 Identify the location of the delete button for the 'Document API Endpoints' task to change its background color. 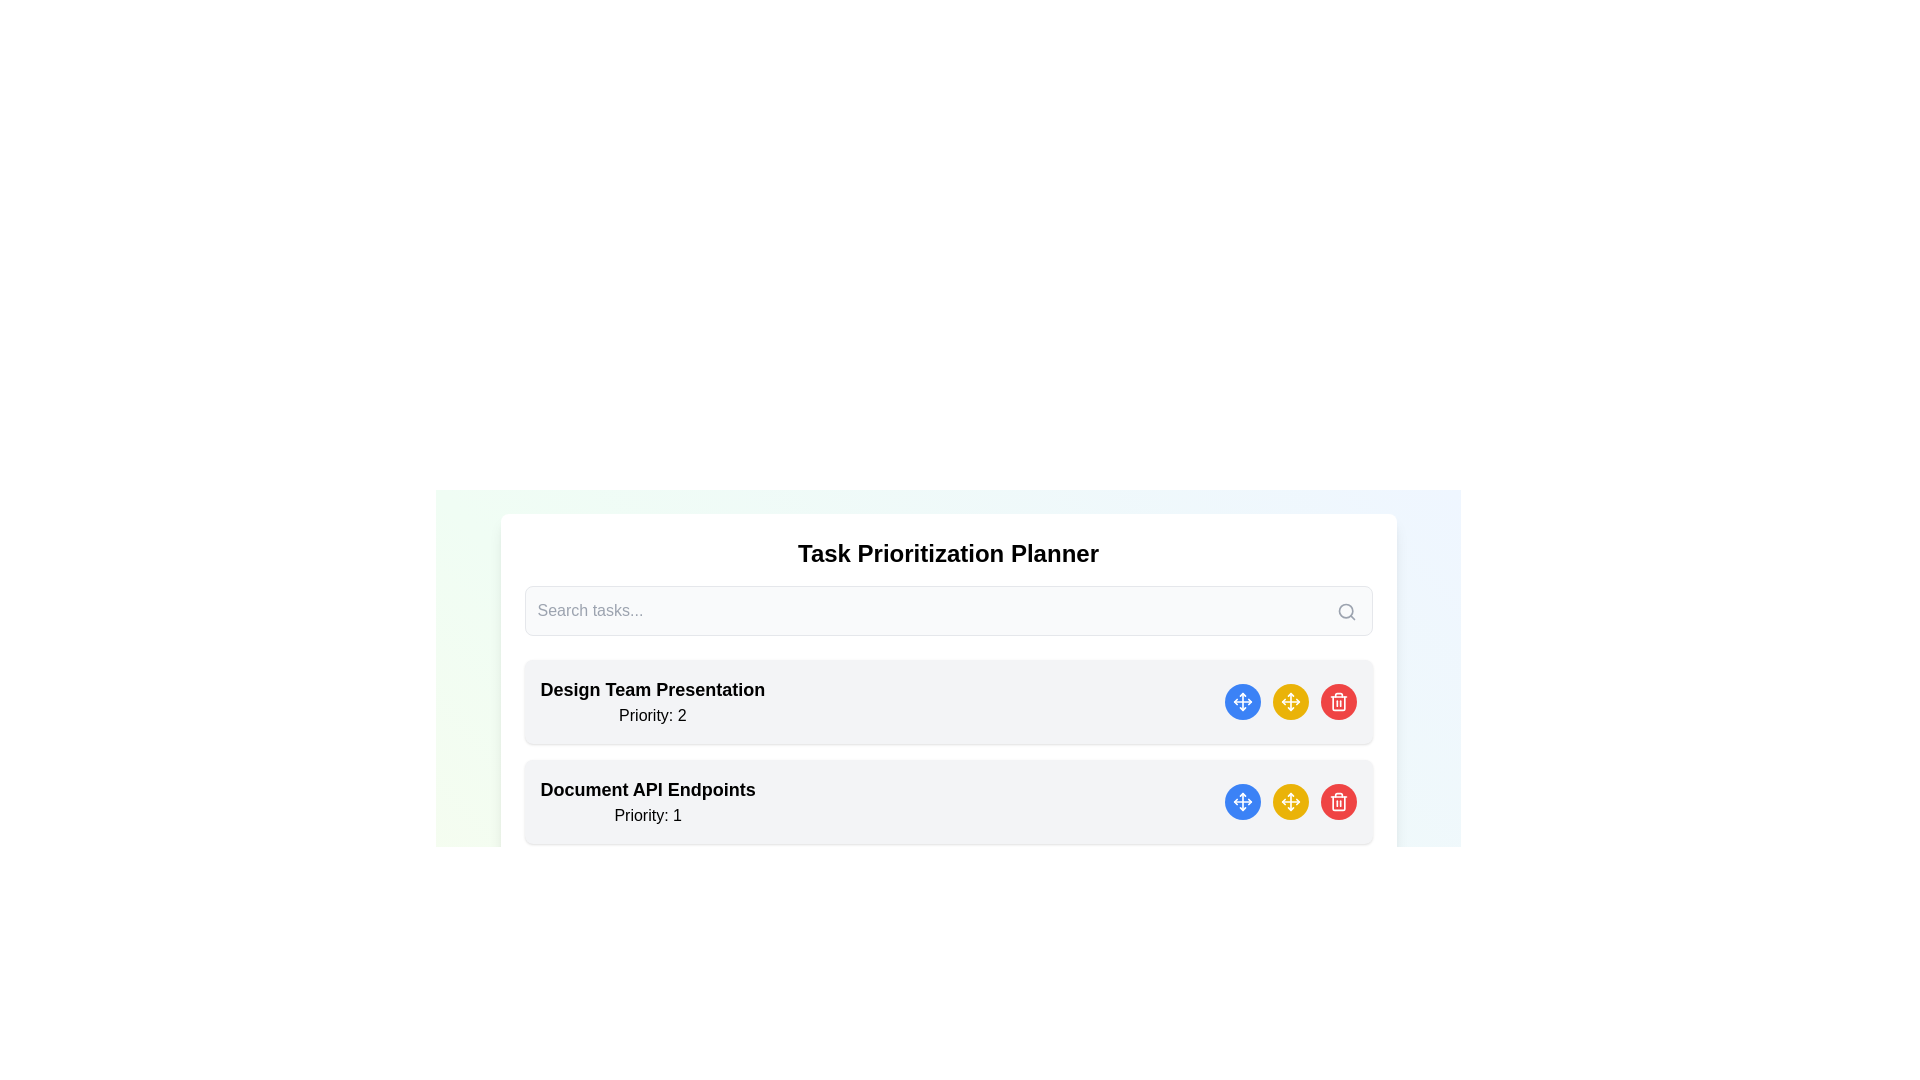
(1338, 801).